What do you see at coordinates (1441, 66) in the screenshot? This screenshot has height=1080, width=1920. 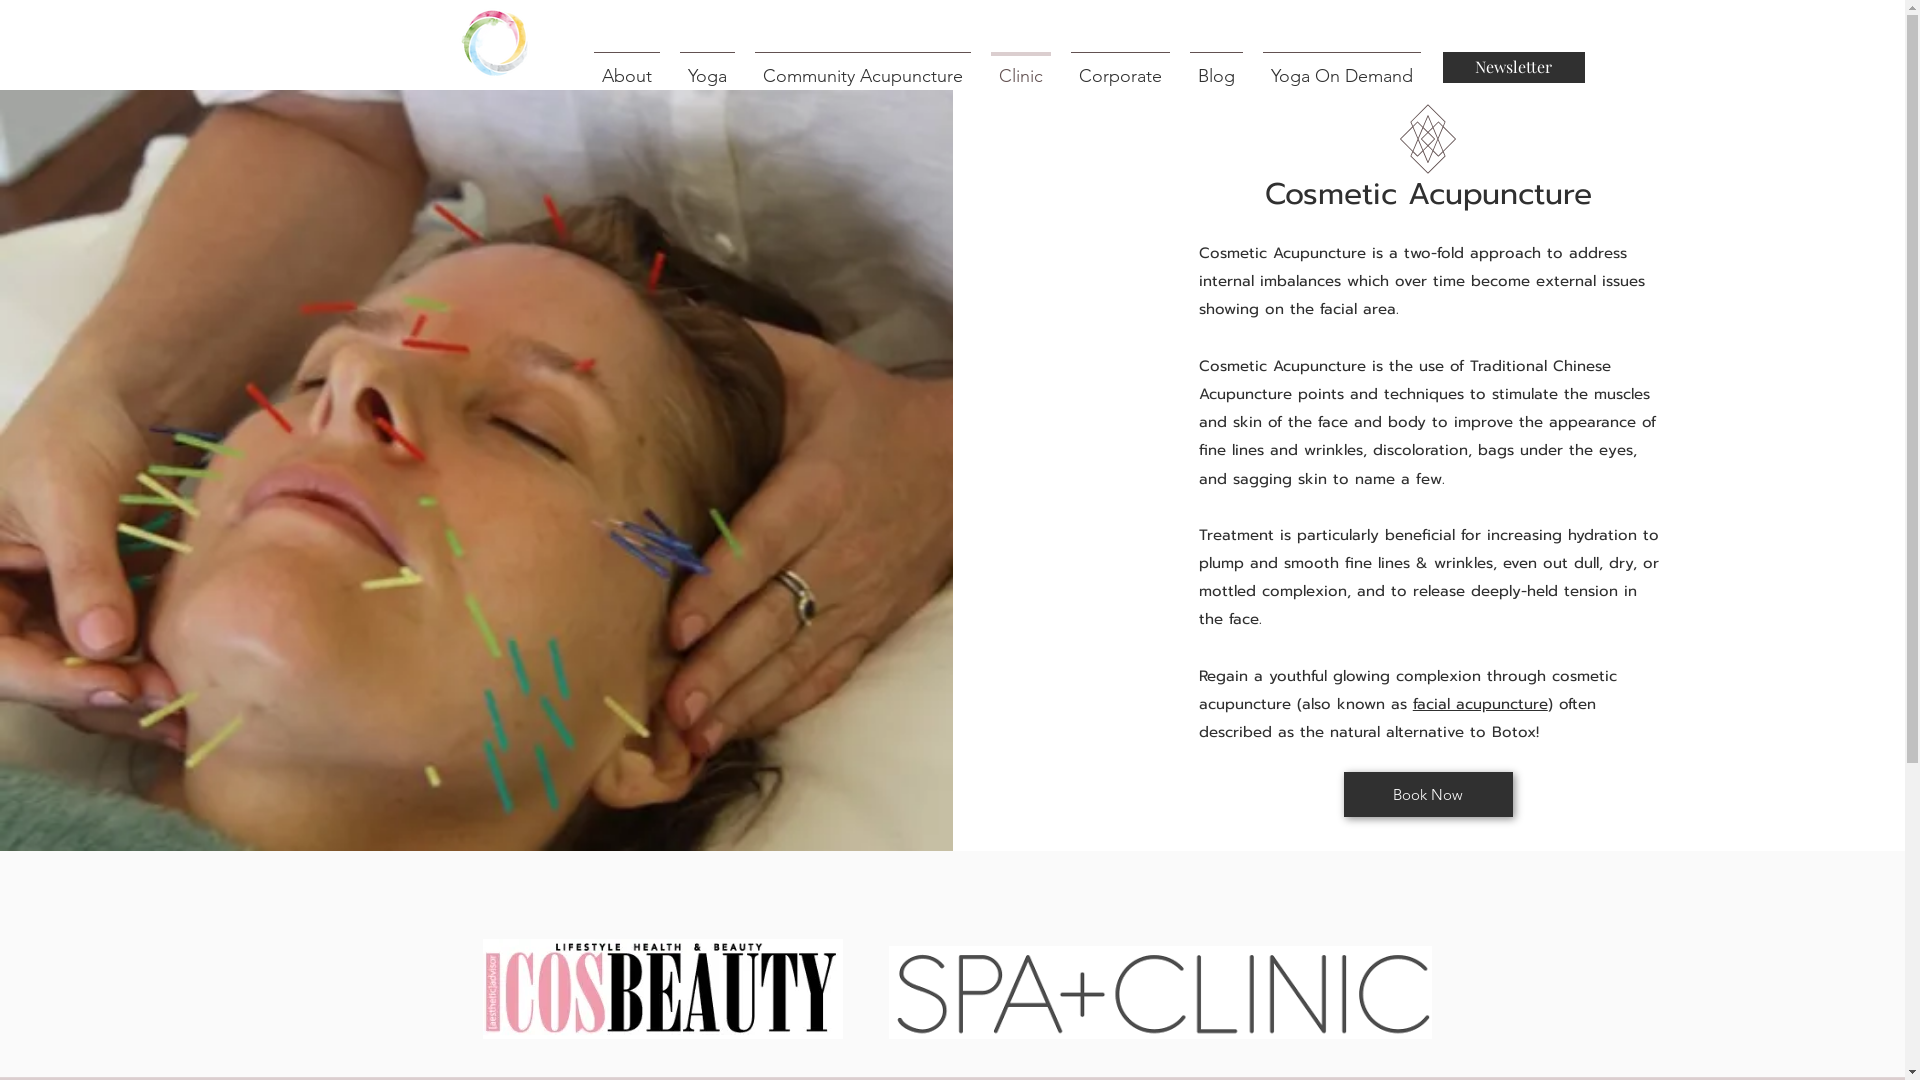 I see `'Newsletter'` at bounding box center [1441, 66].